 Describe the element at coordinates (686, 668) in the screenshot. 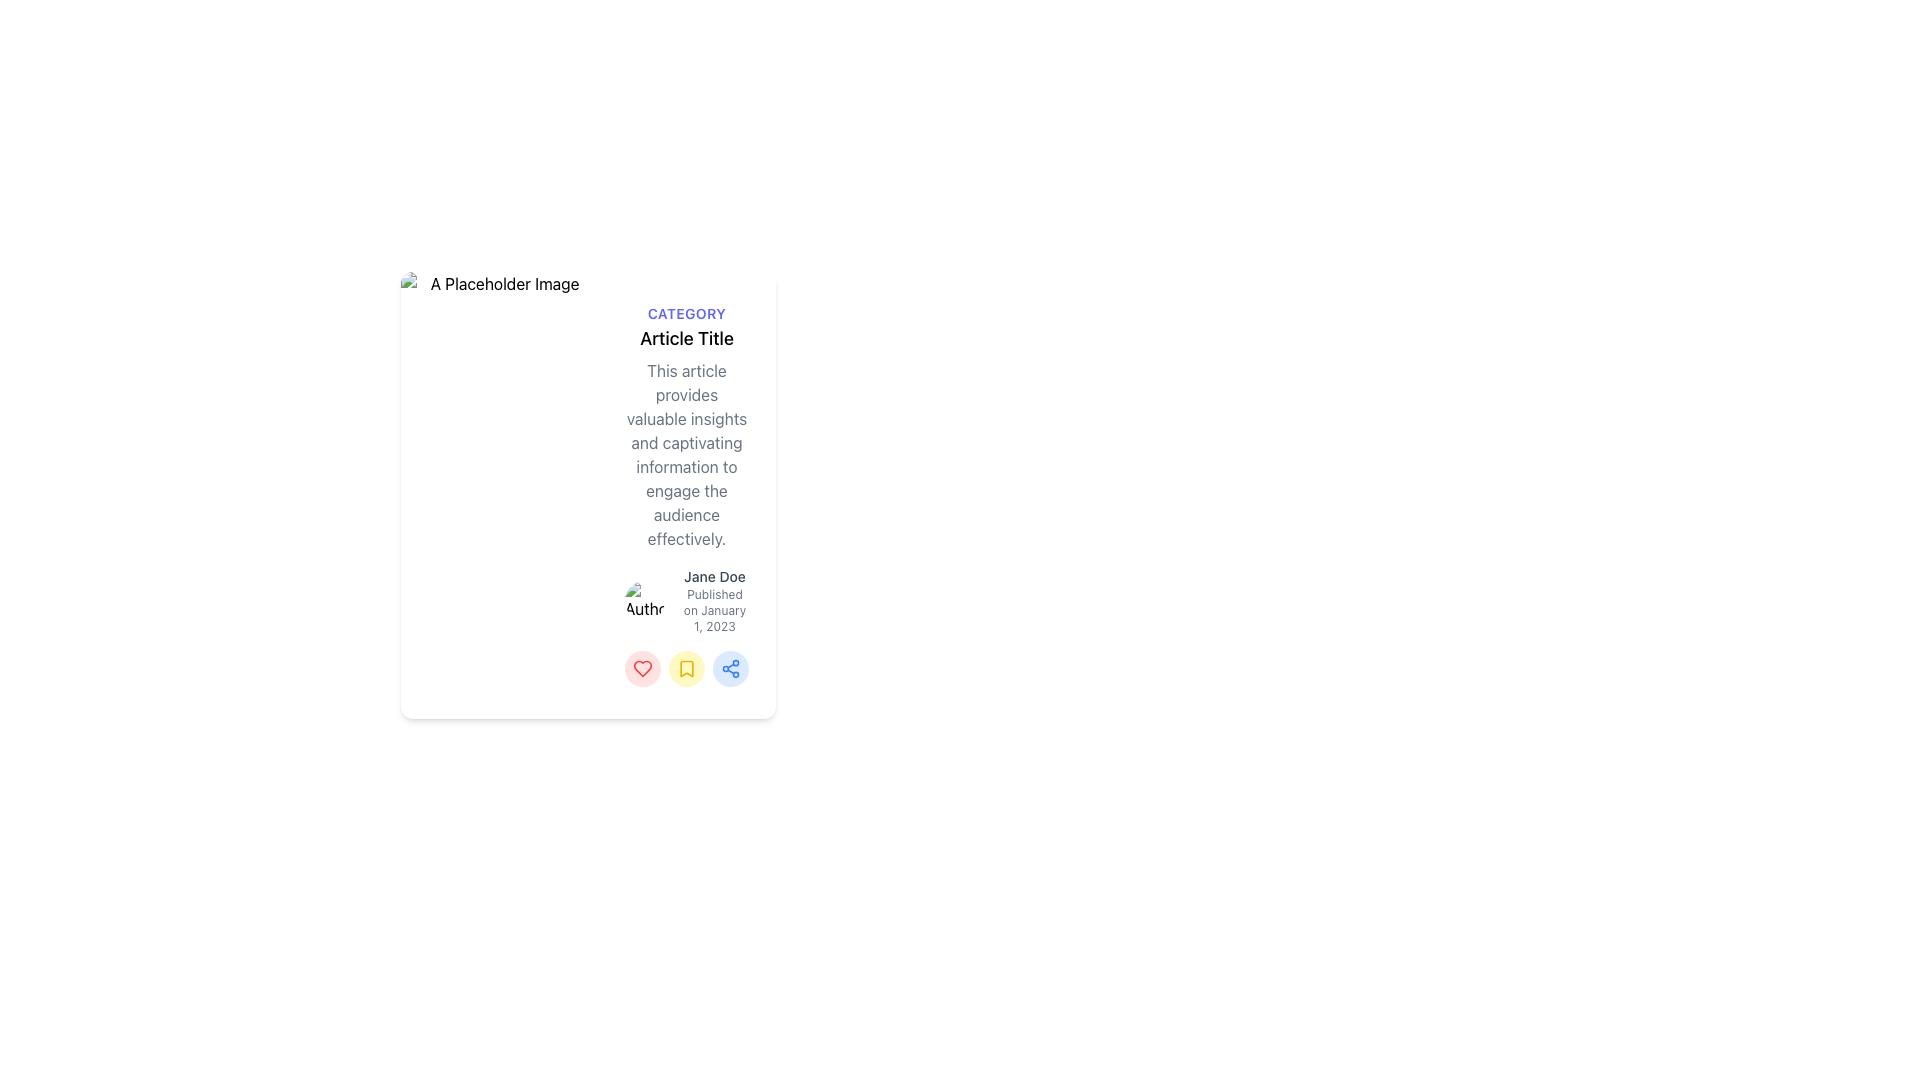

I see `the bookmark icon button located in the bottom row of icons, positioned between the heart-shaped icon and the circular share icon` at that location.